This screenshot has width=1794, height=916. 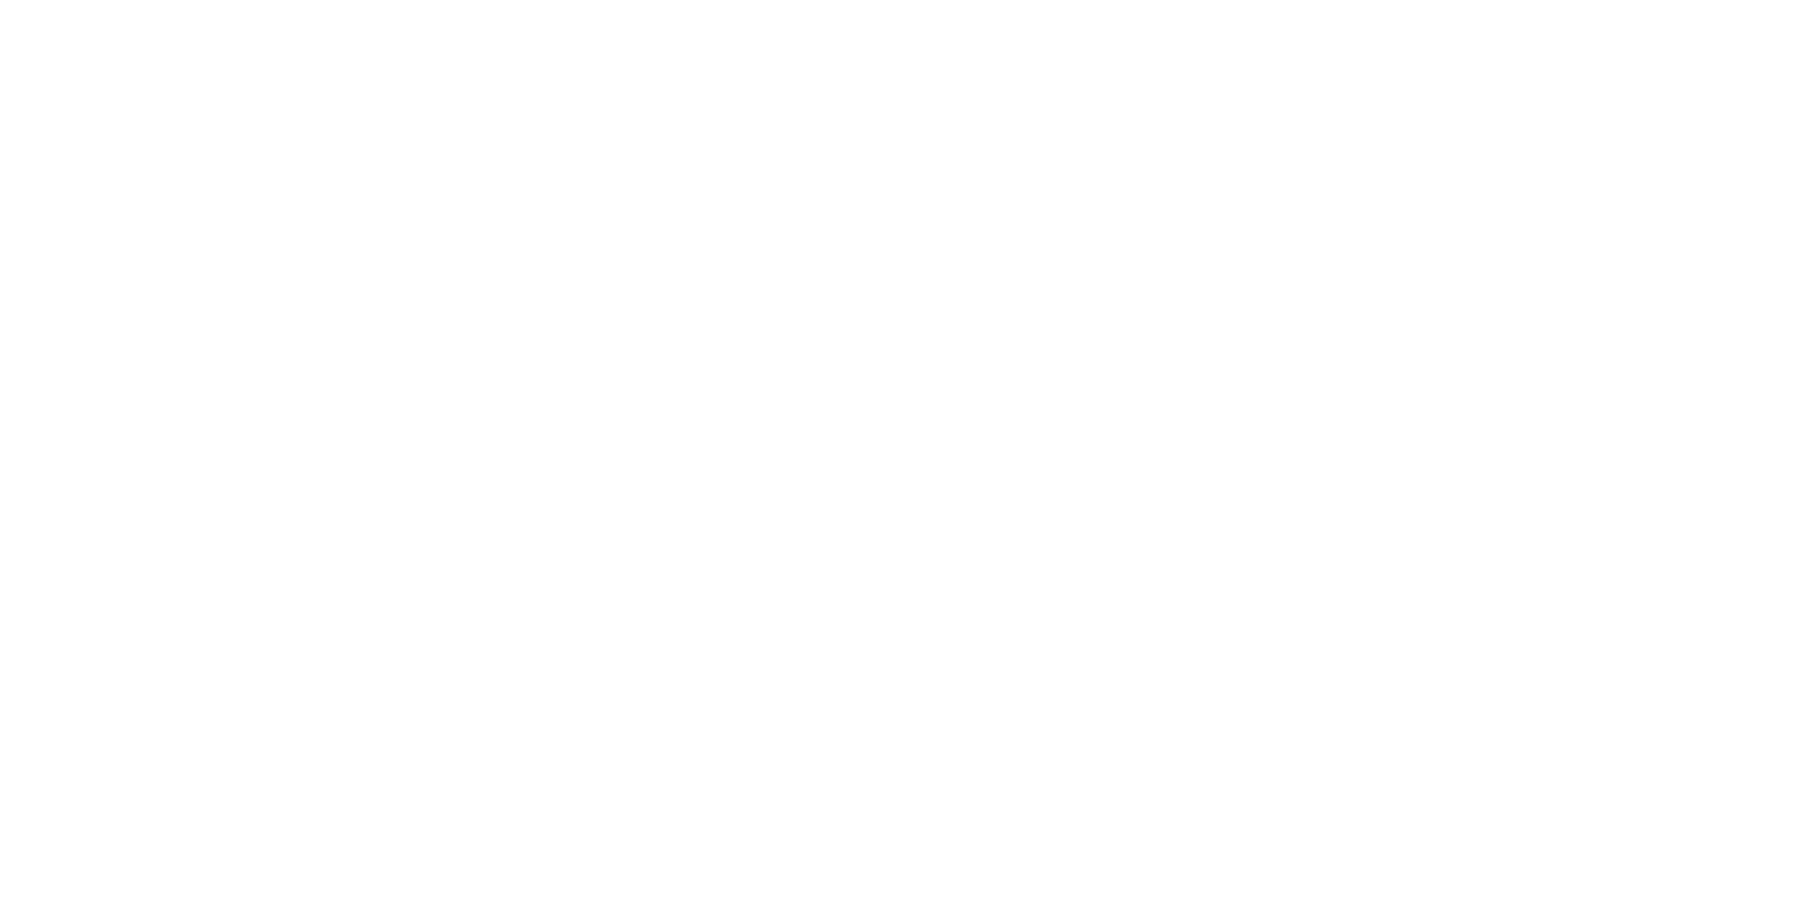 What do you see at coordinates (0, 69) in the screenshot?
I see `'Interview Air'` at bounding box center [0, 69].